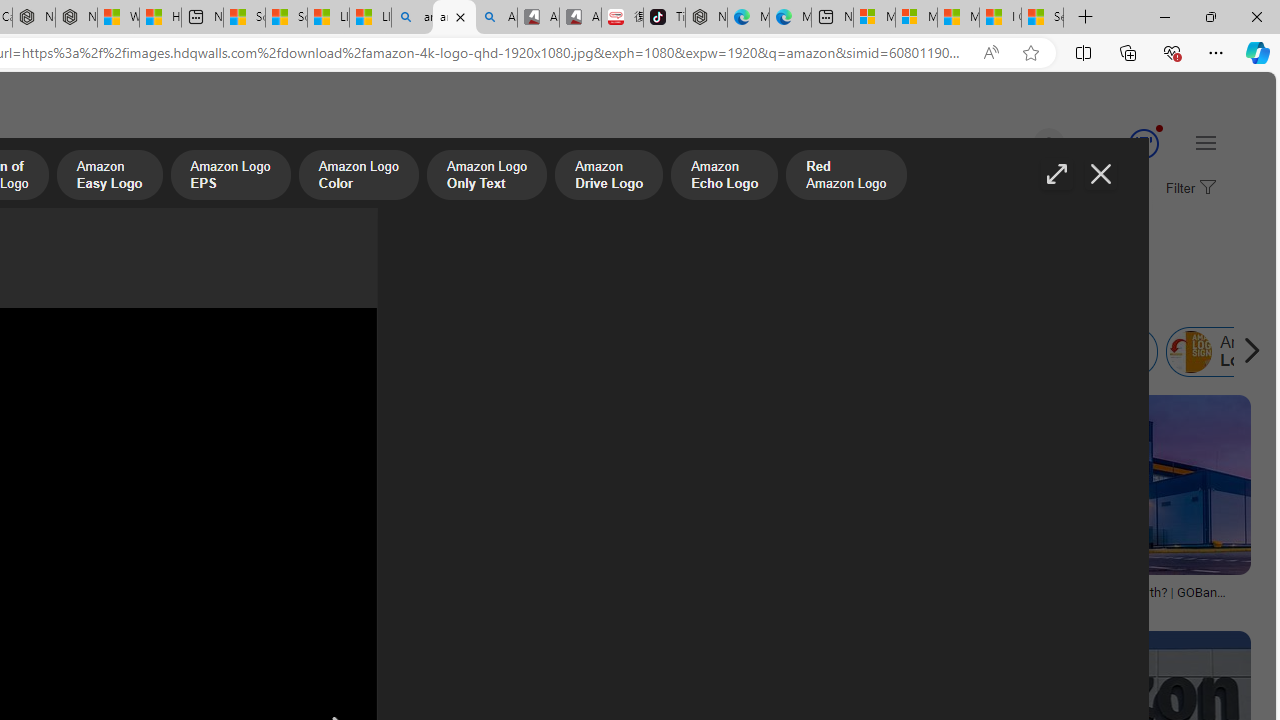 The image size is (1280, 720). I want to click on 'Scroll right', so click(1245, 351).